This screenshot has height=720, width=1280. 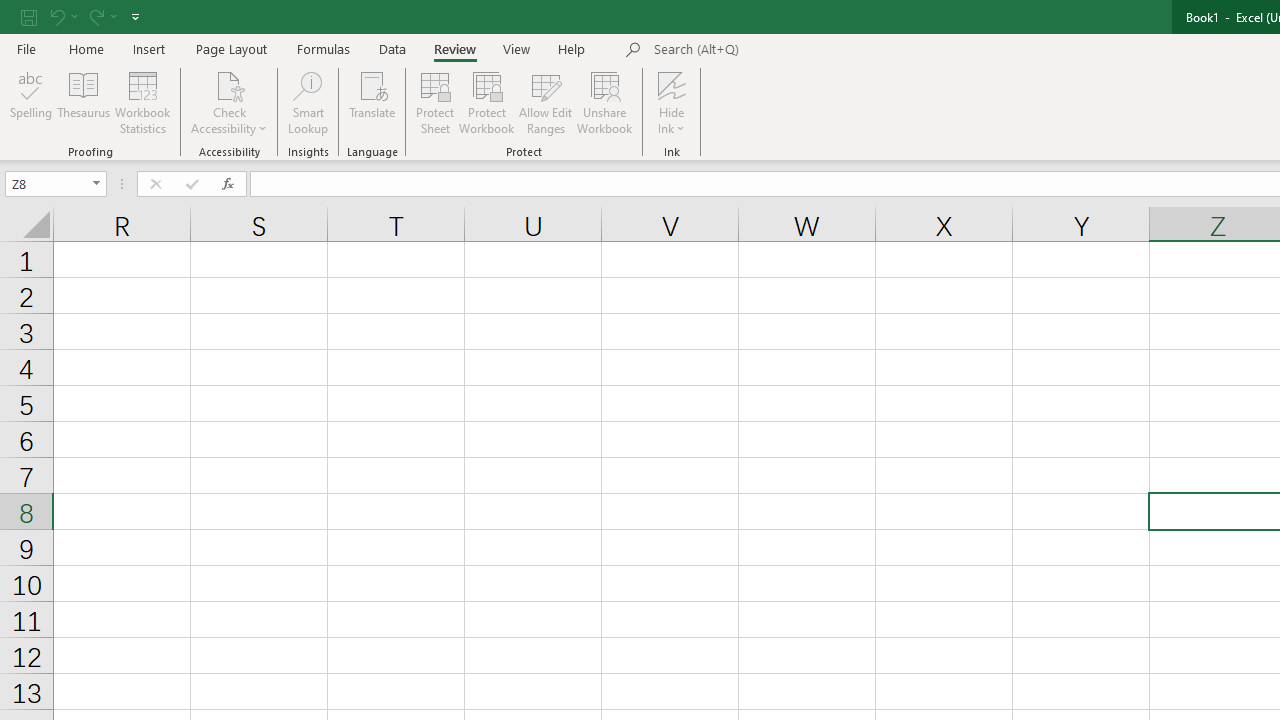 I want to click on 'Hide Ink', so click(x=672, y=84).